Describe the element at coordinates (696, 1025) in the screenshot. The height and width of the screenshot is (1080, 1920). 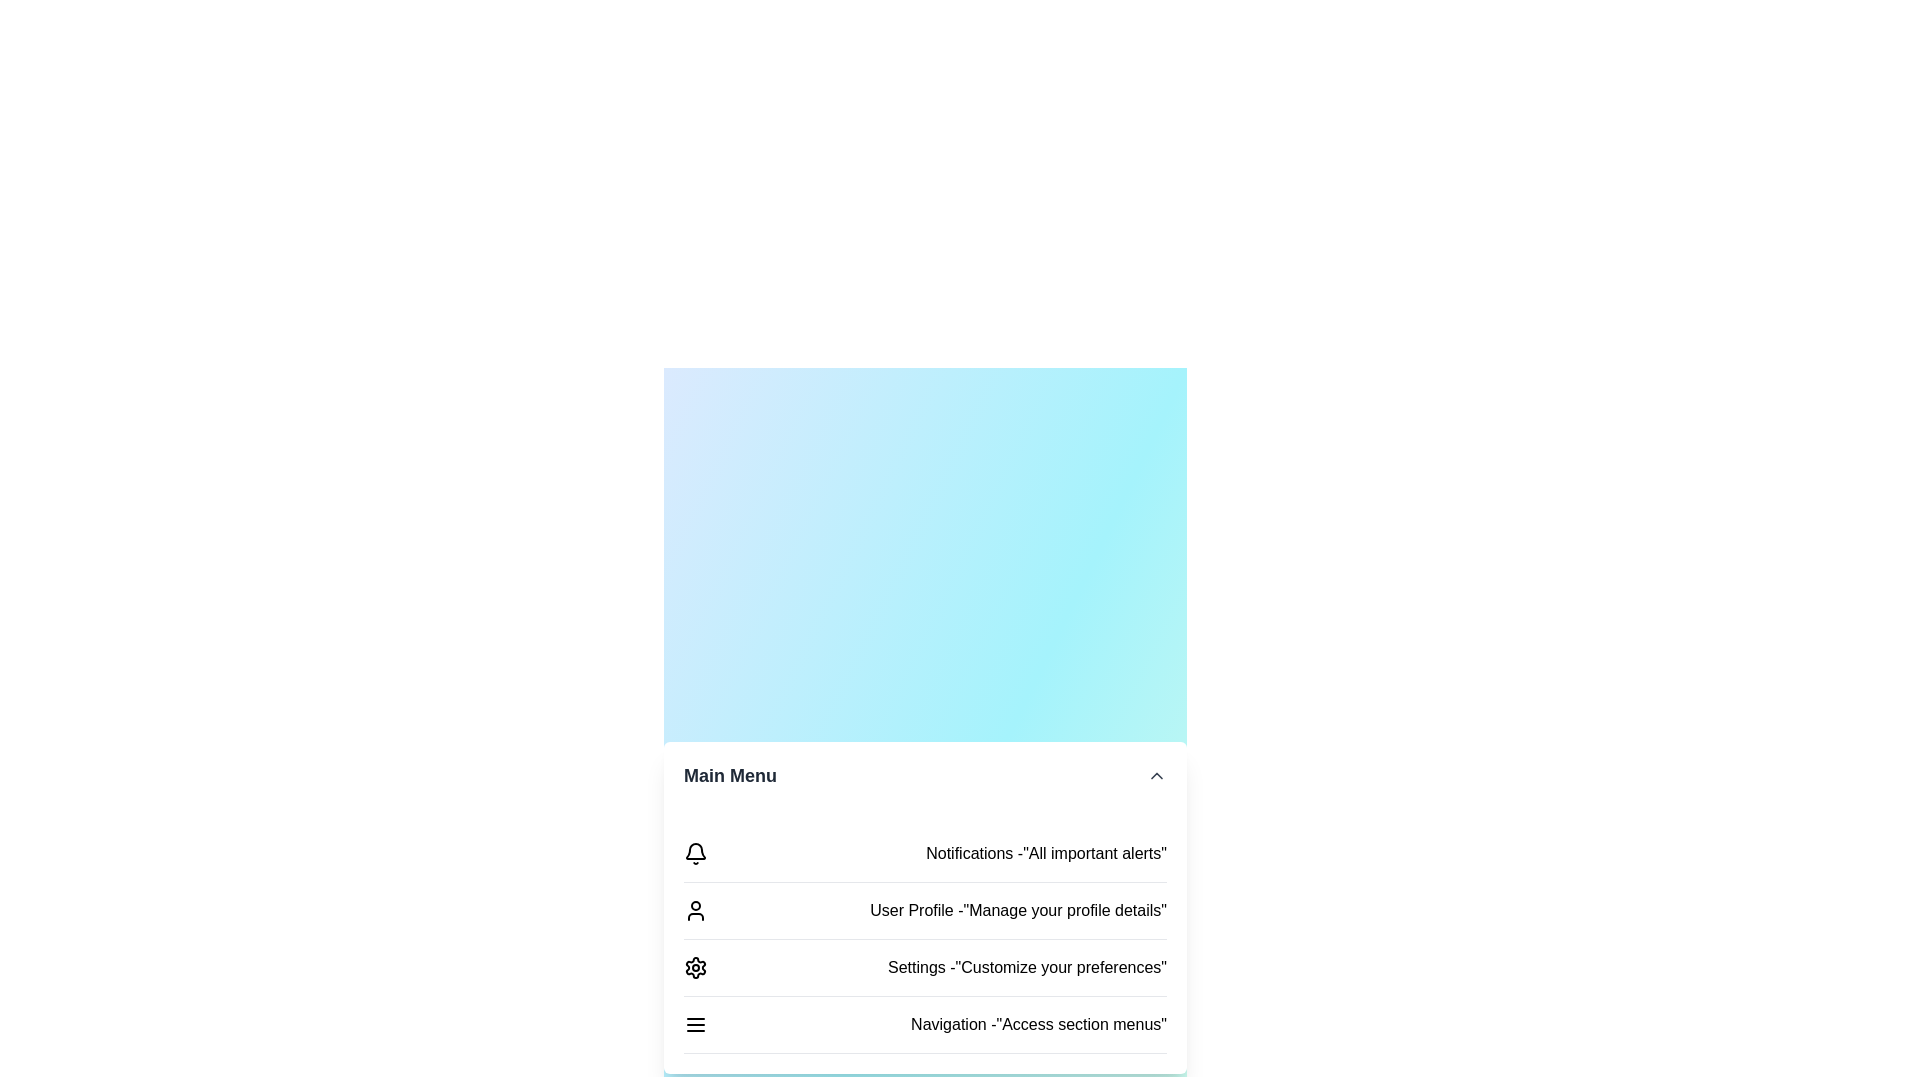
I see `the menu item labeled Navigation to select it` at that location.